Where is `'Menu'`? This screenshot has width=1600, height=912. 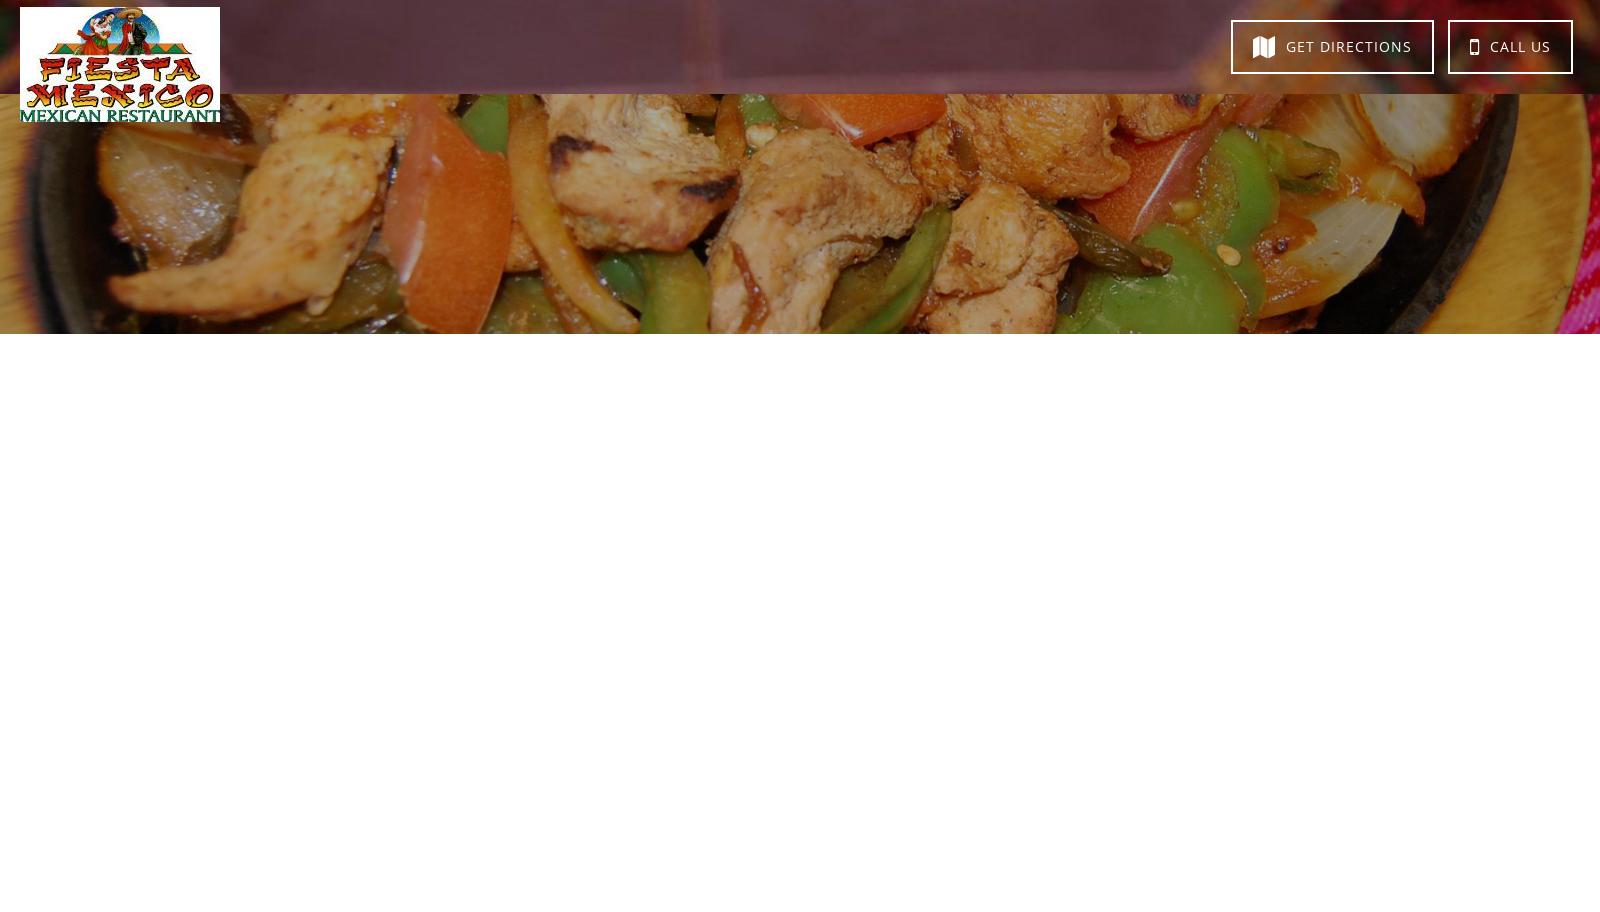 'Menu' is located at coordinates (622, 43).